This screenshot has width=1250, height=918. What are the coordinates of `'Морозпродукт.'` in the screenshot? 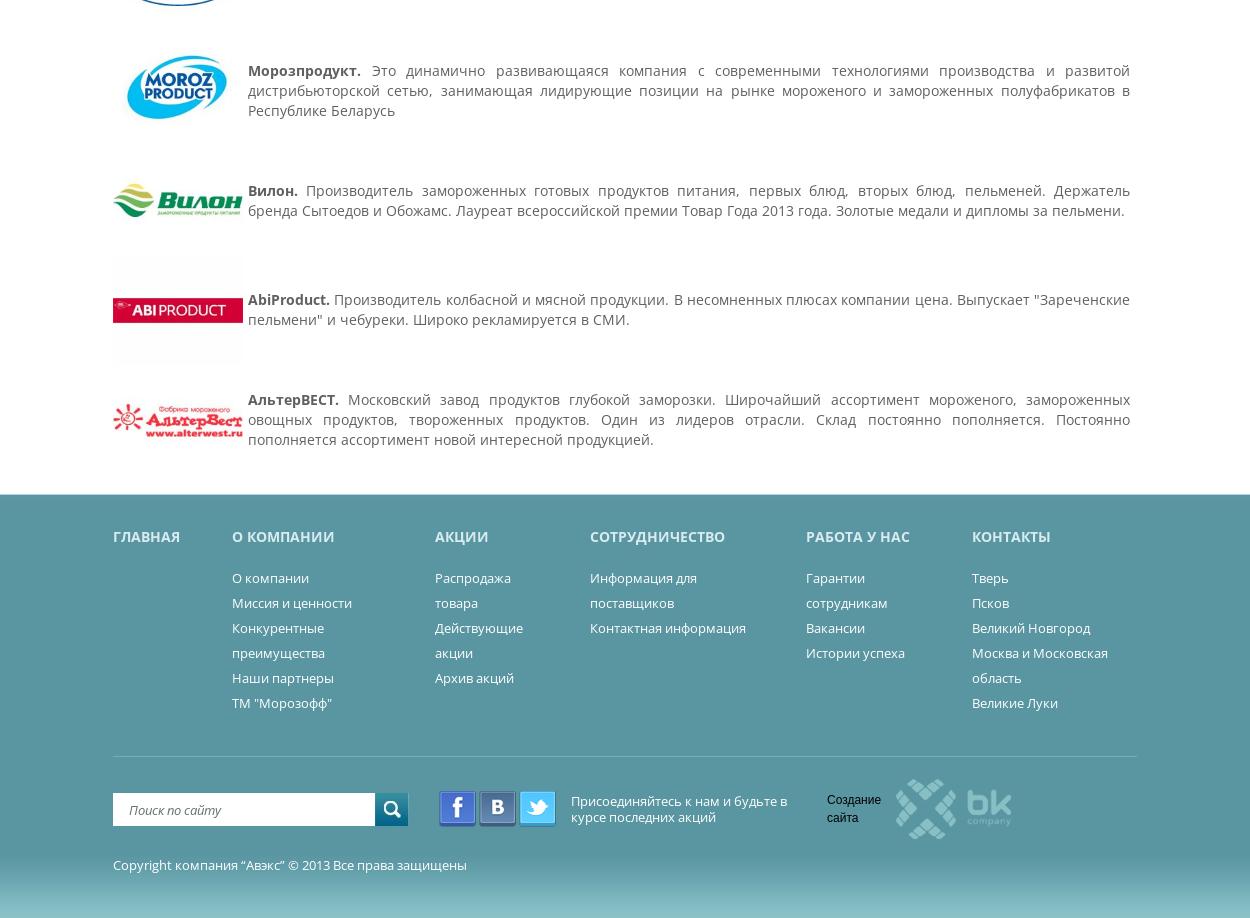 It's located at (247, 70).